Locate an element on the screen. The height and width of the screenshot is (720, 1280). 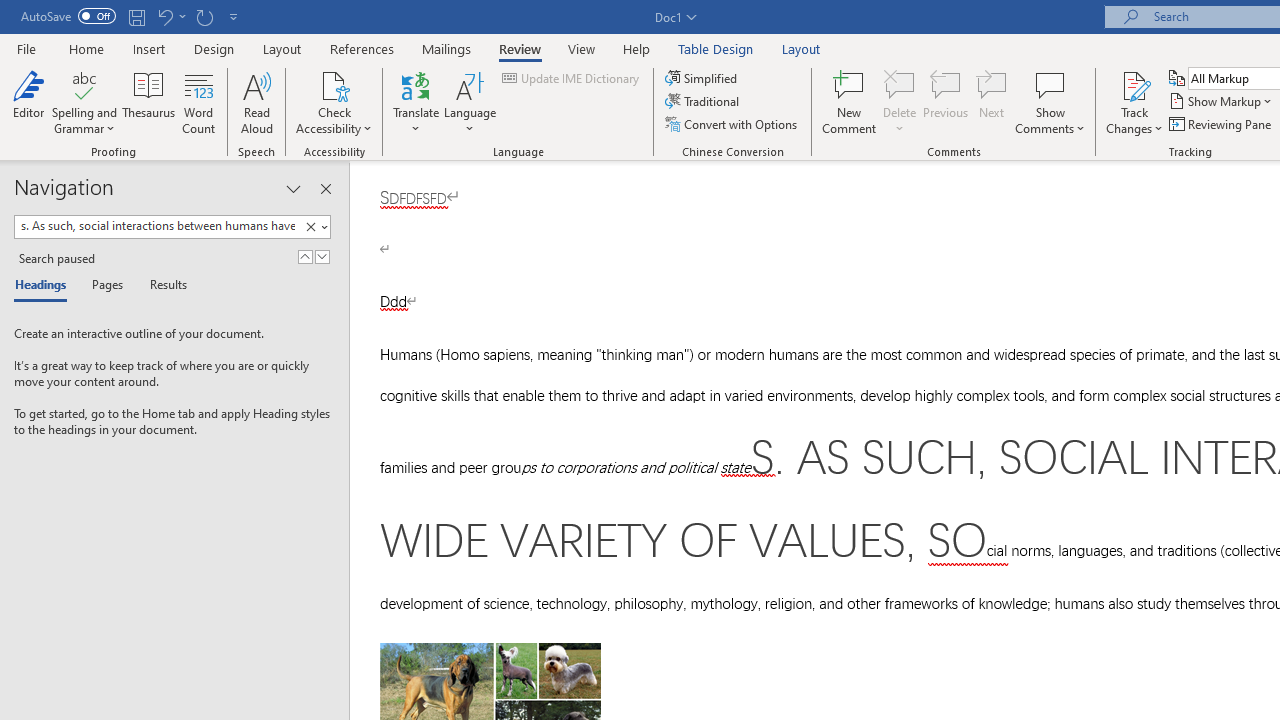
'Next Result' is located at coordinates (322, 256).